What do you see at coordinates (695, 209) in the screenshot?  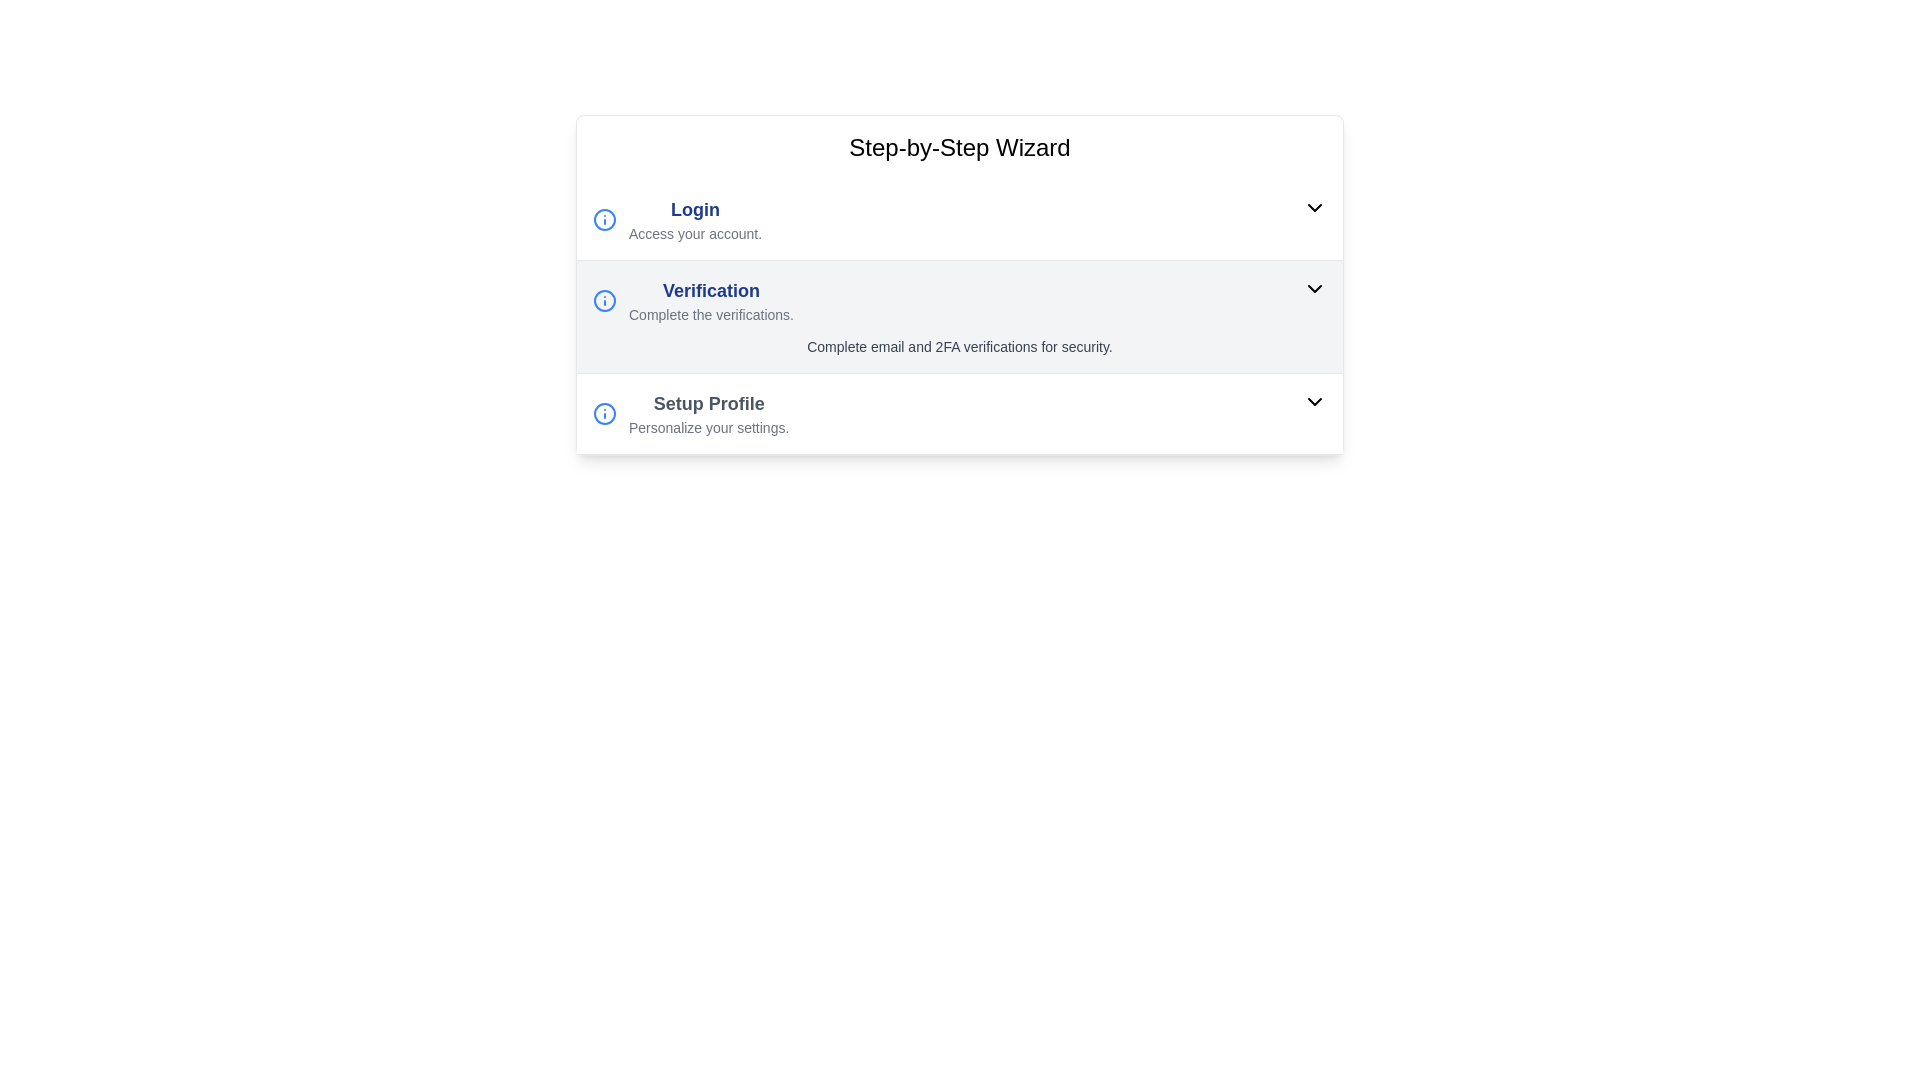 I see `the prominent blue 'Login' text element displayed in bold at the top of the section labeled 'Access your account'` at bounding box center [695, 209].